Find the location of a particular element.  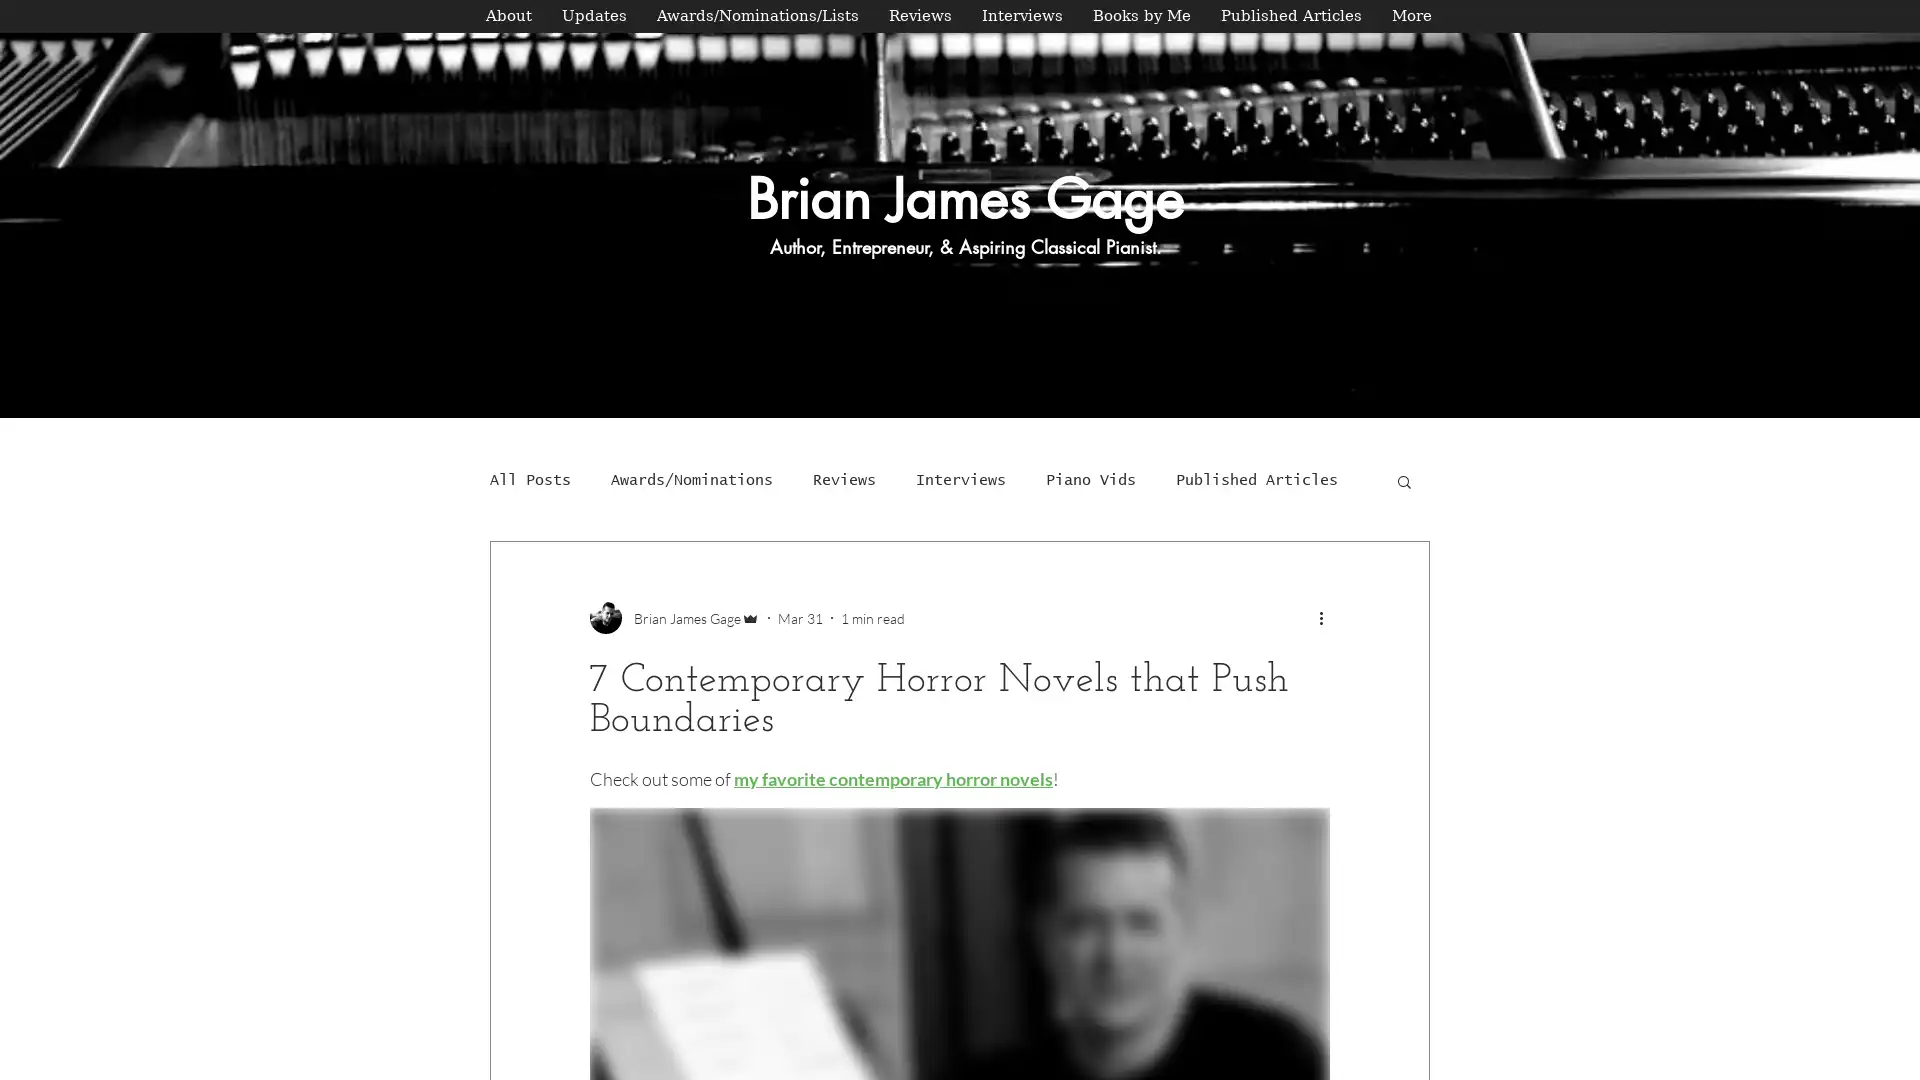

Interviews is located at coordinates (960, 481).